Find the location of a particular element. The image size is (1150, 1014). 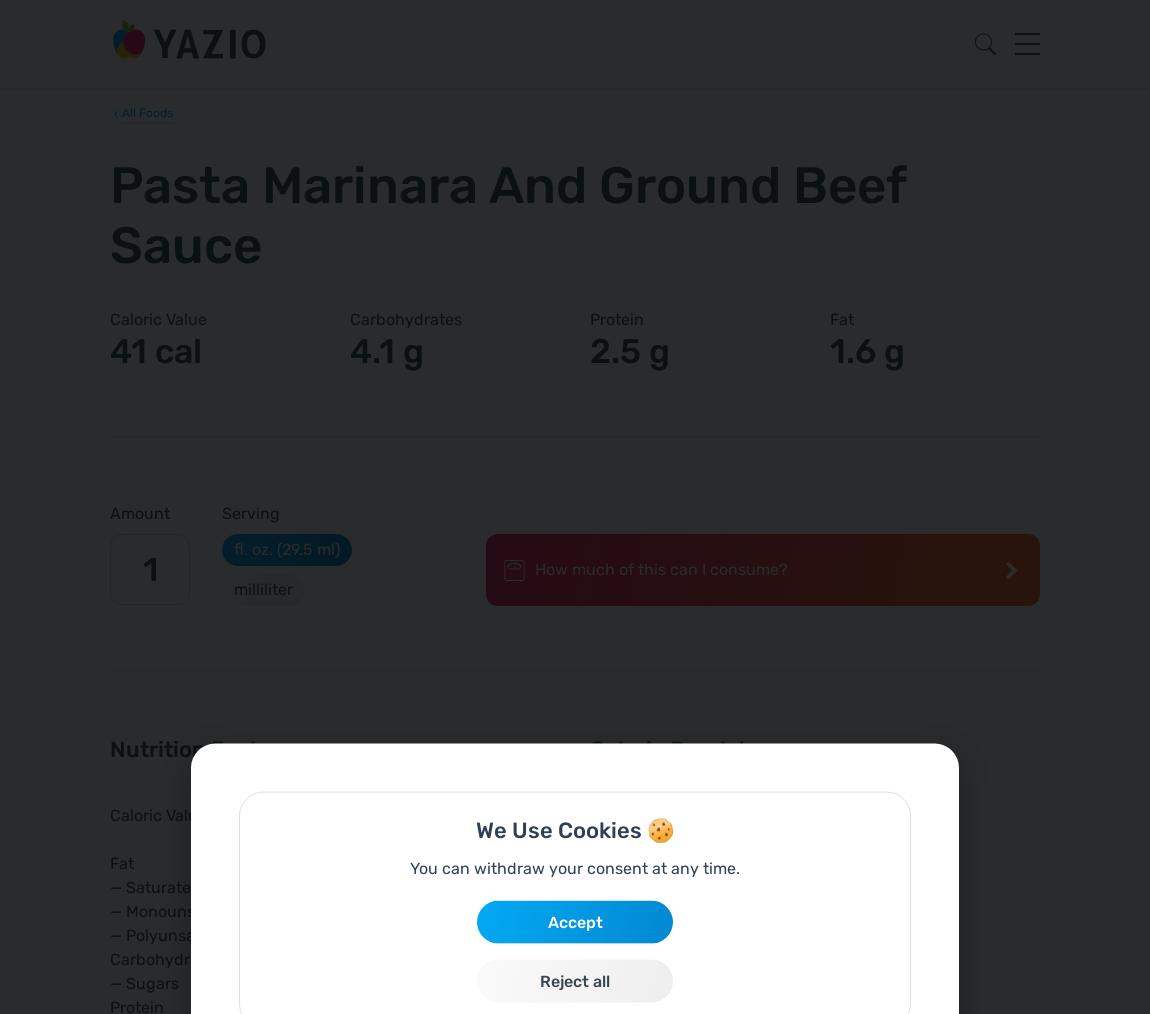

'All Foods' is located at coordinates (146, 112).